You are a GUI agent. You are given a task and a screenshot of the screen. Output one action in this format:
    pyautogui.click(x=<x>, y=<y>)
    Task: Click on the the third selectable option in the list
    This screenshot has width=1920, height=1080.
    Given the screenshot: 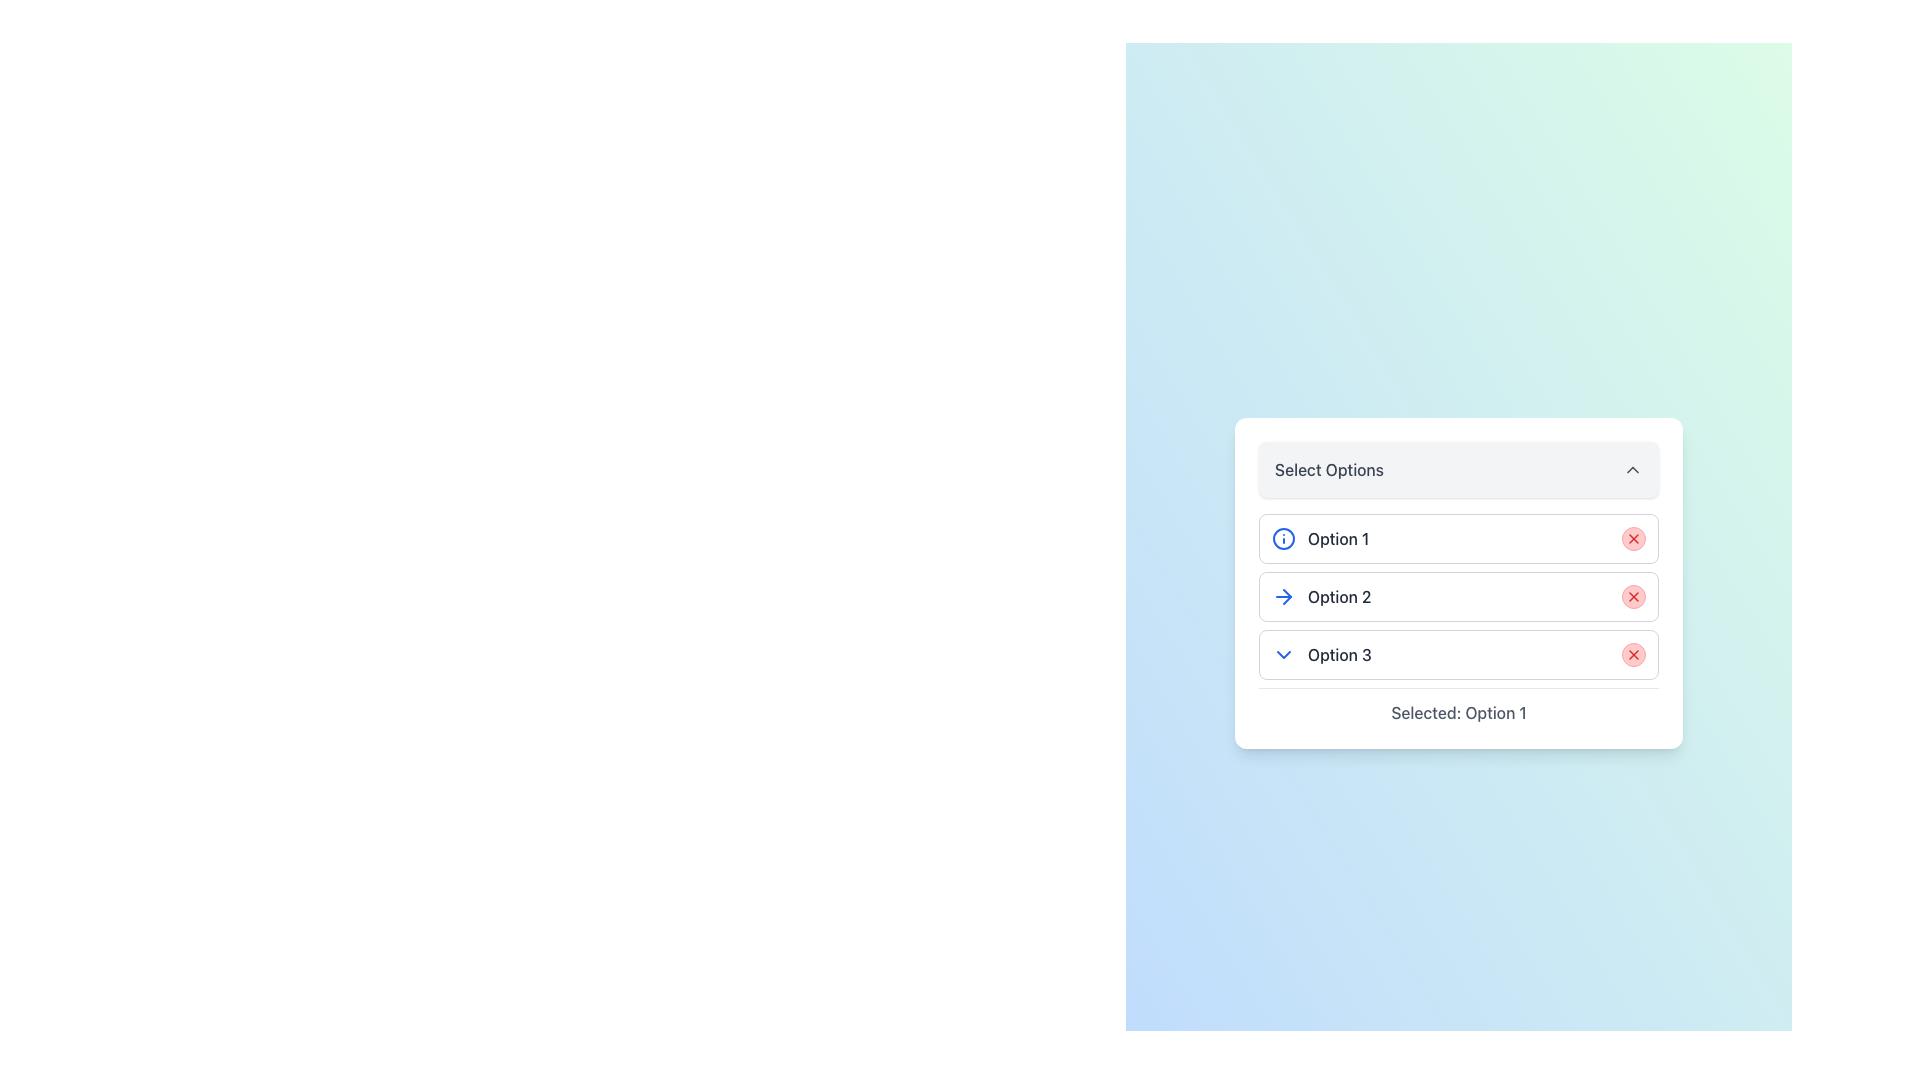 What is the action you would take?
    pyautogui.click(x=1459, y=654)
    